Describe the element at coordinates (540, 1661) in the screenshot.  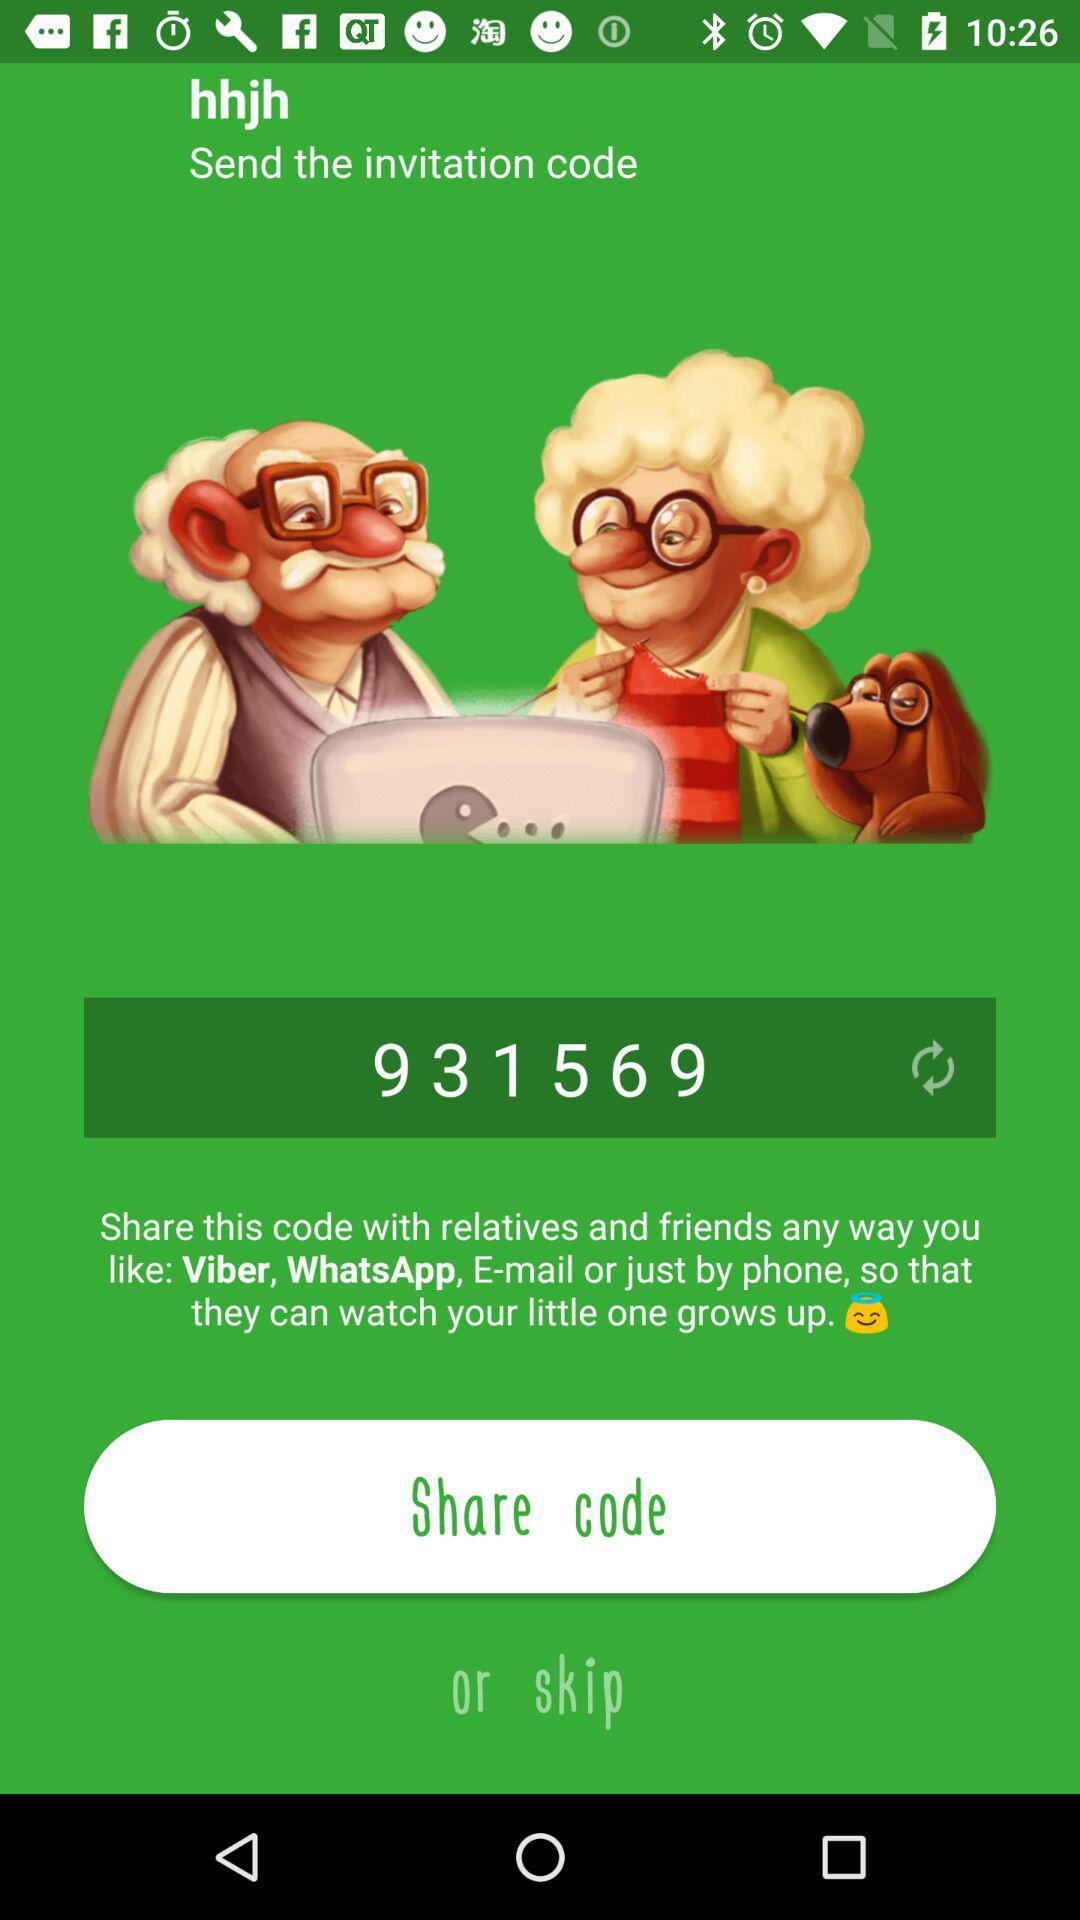
I see `the or skip item` at that location.